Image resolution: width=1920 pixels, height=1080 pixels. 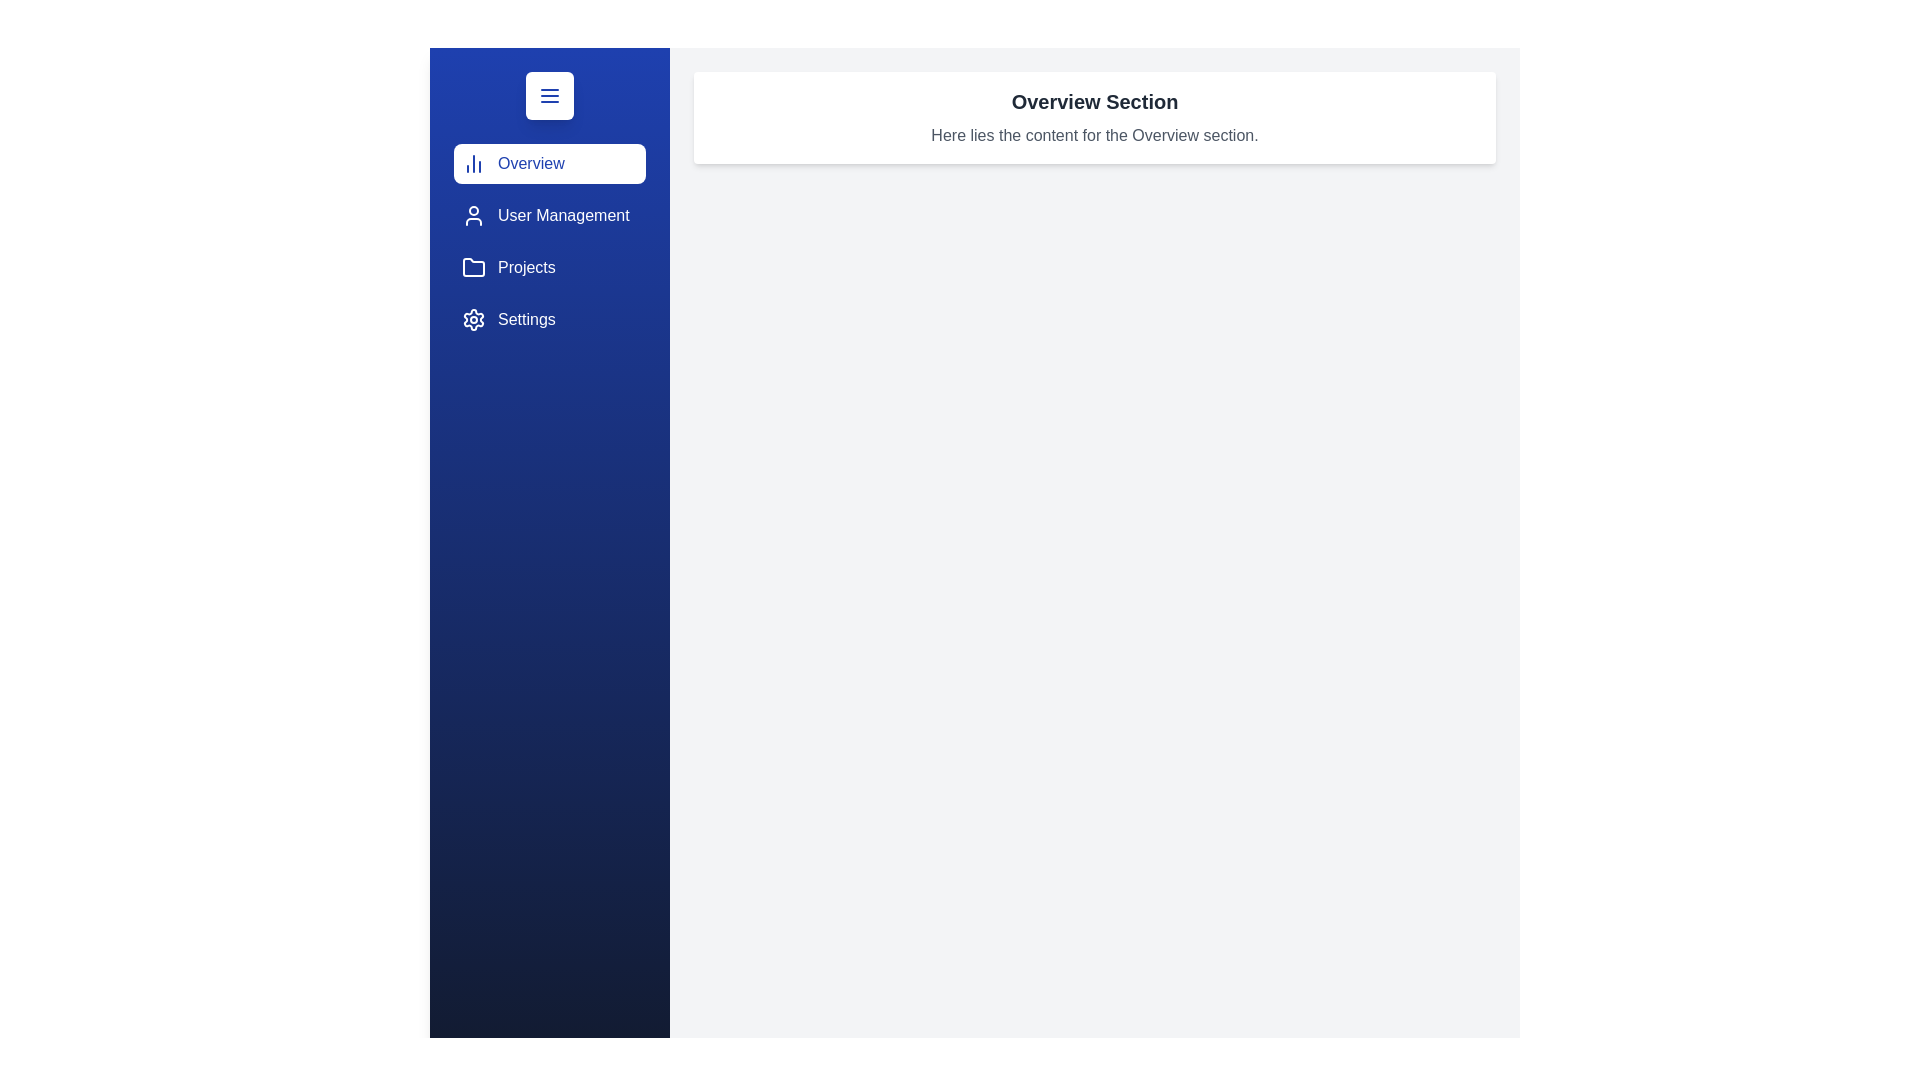 I want to click on the sidebar section Overview by clicking on its corresponding area, so click(x=550, y=163).